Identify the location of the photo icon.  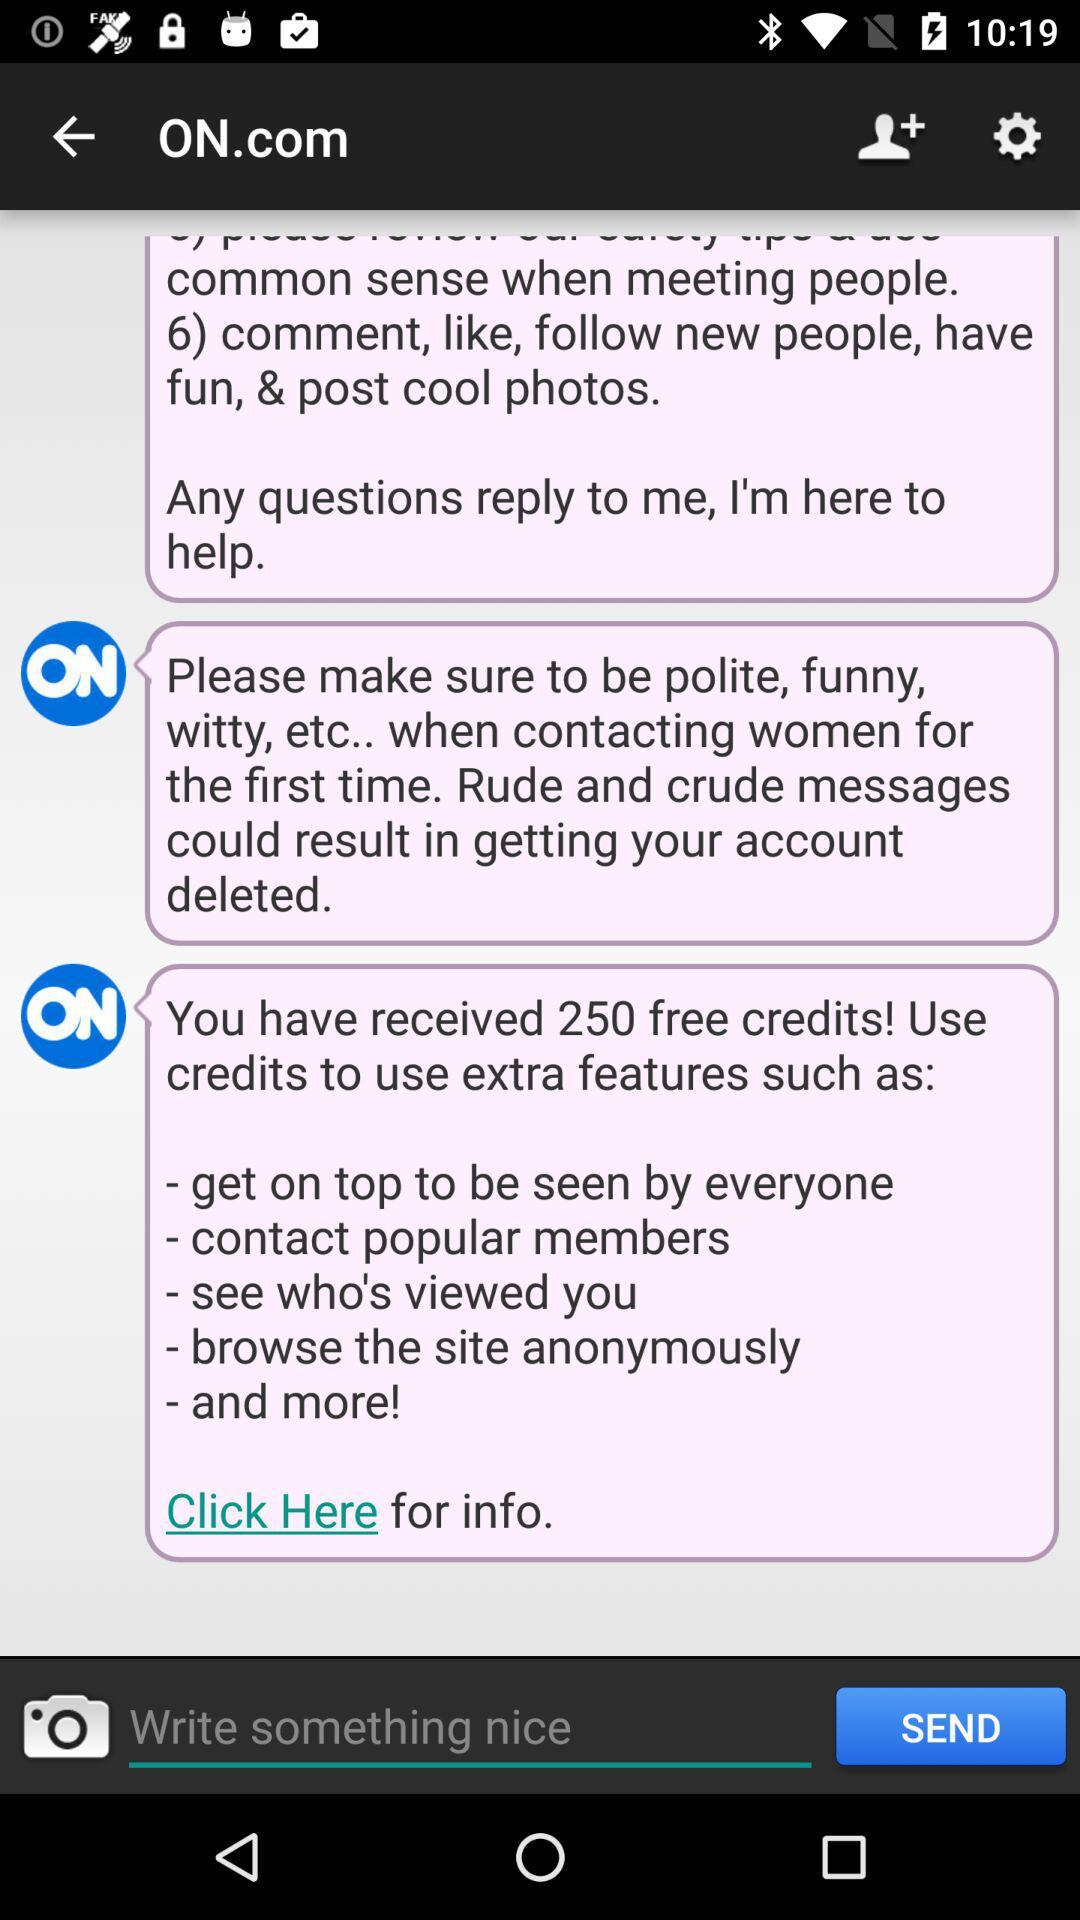
(64, 1725).